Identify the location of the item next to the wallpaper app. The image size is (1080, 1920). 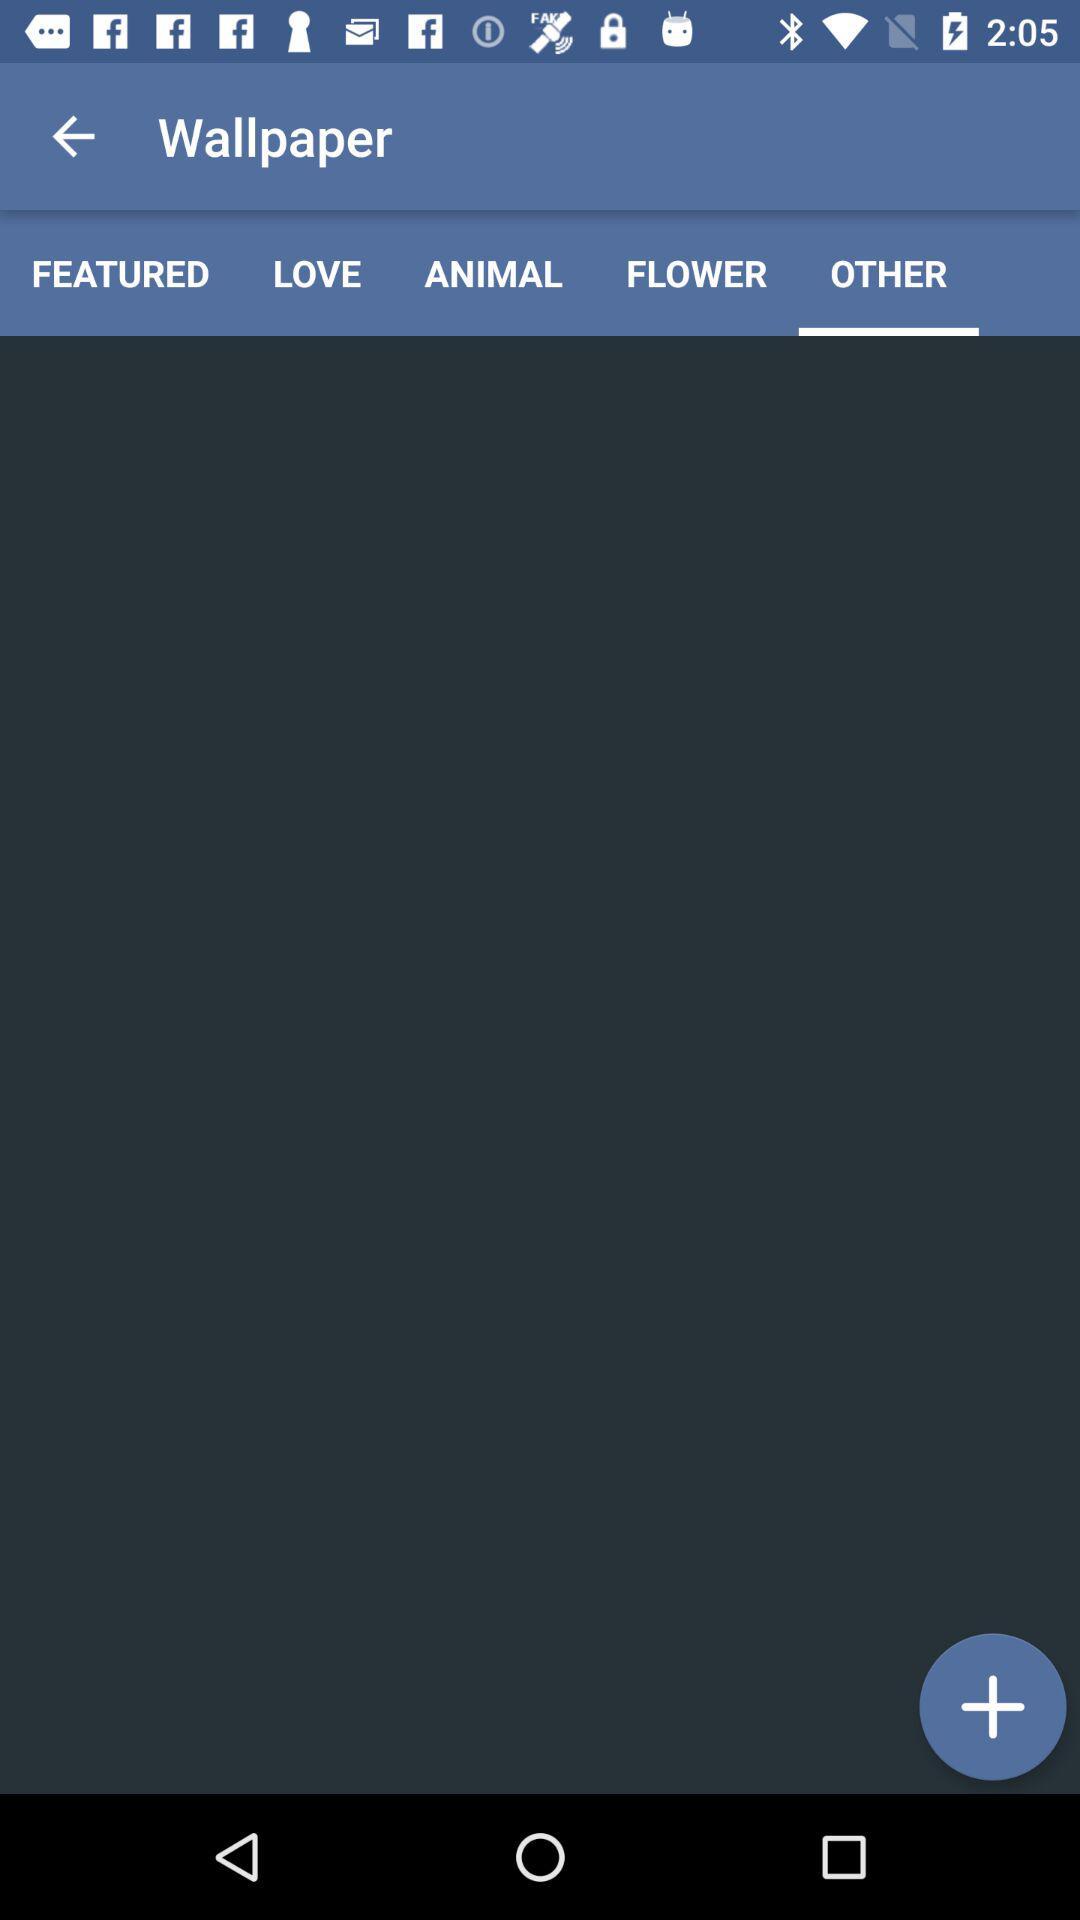
(72, 135).